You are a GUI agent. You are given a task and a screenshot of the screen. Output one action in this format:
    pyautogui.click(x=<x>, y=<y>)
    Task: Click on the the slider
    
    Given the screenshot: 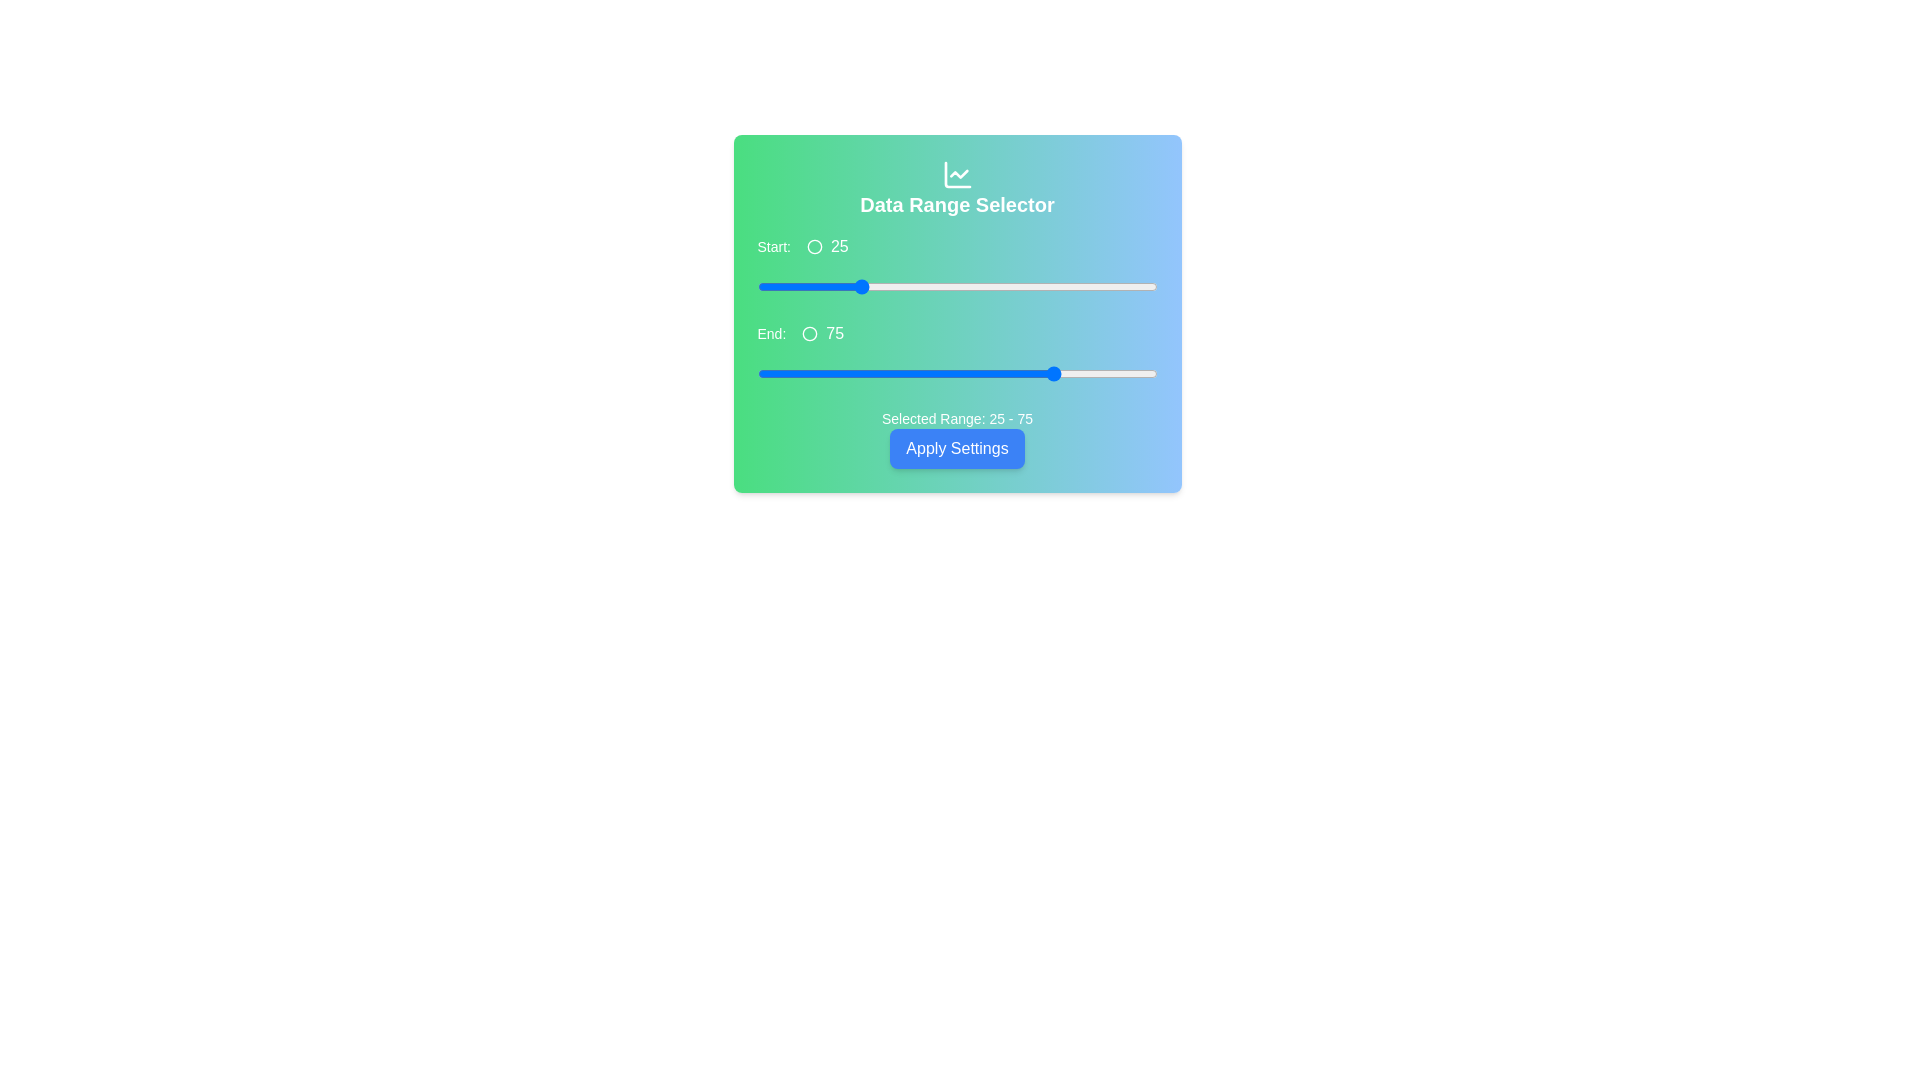 What is the action you would take?
    pyautogui.click(x=892, y=286)
    